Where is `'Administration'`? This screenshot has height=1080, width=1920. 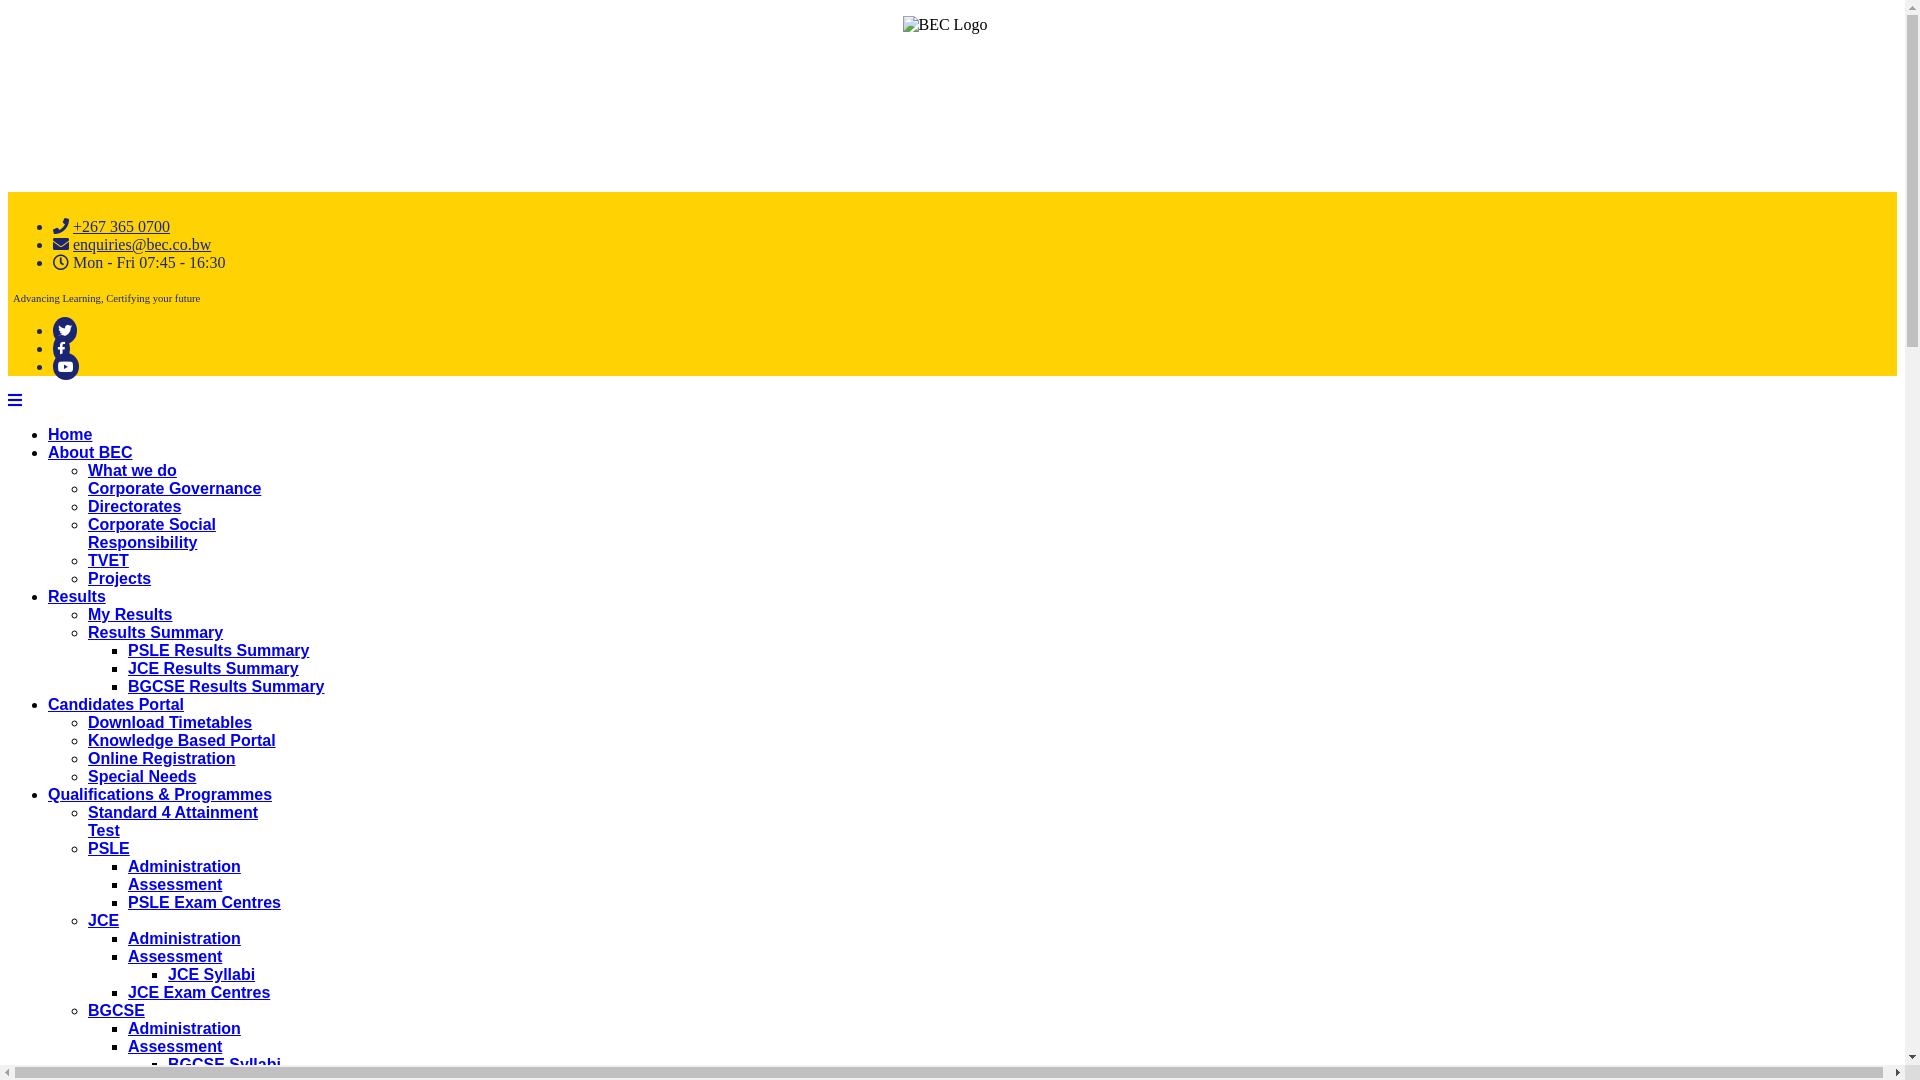 'Administration' is located at coordinates (184, 938).